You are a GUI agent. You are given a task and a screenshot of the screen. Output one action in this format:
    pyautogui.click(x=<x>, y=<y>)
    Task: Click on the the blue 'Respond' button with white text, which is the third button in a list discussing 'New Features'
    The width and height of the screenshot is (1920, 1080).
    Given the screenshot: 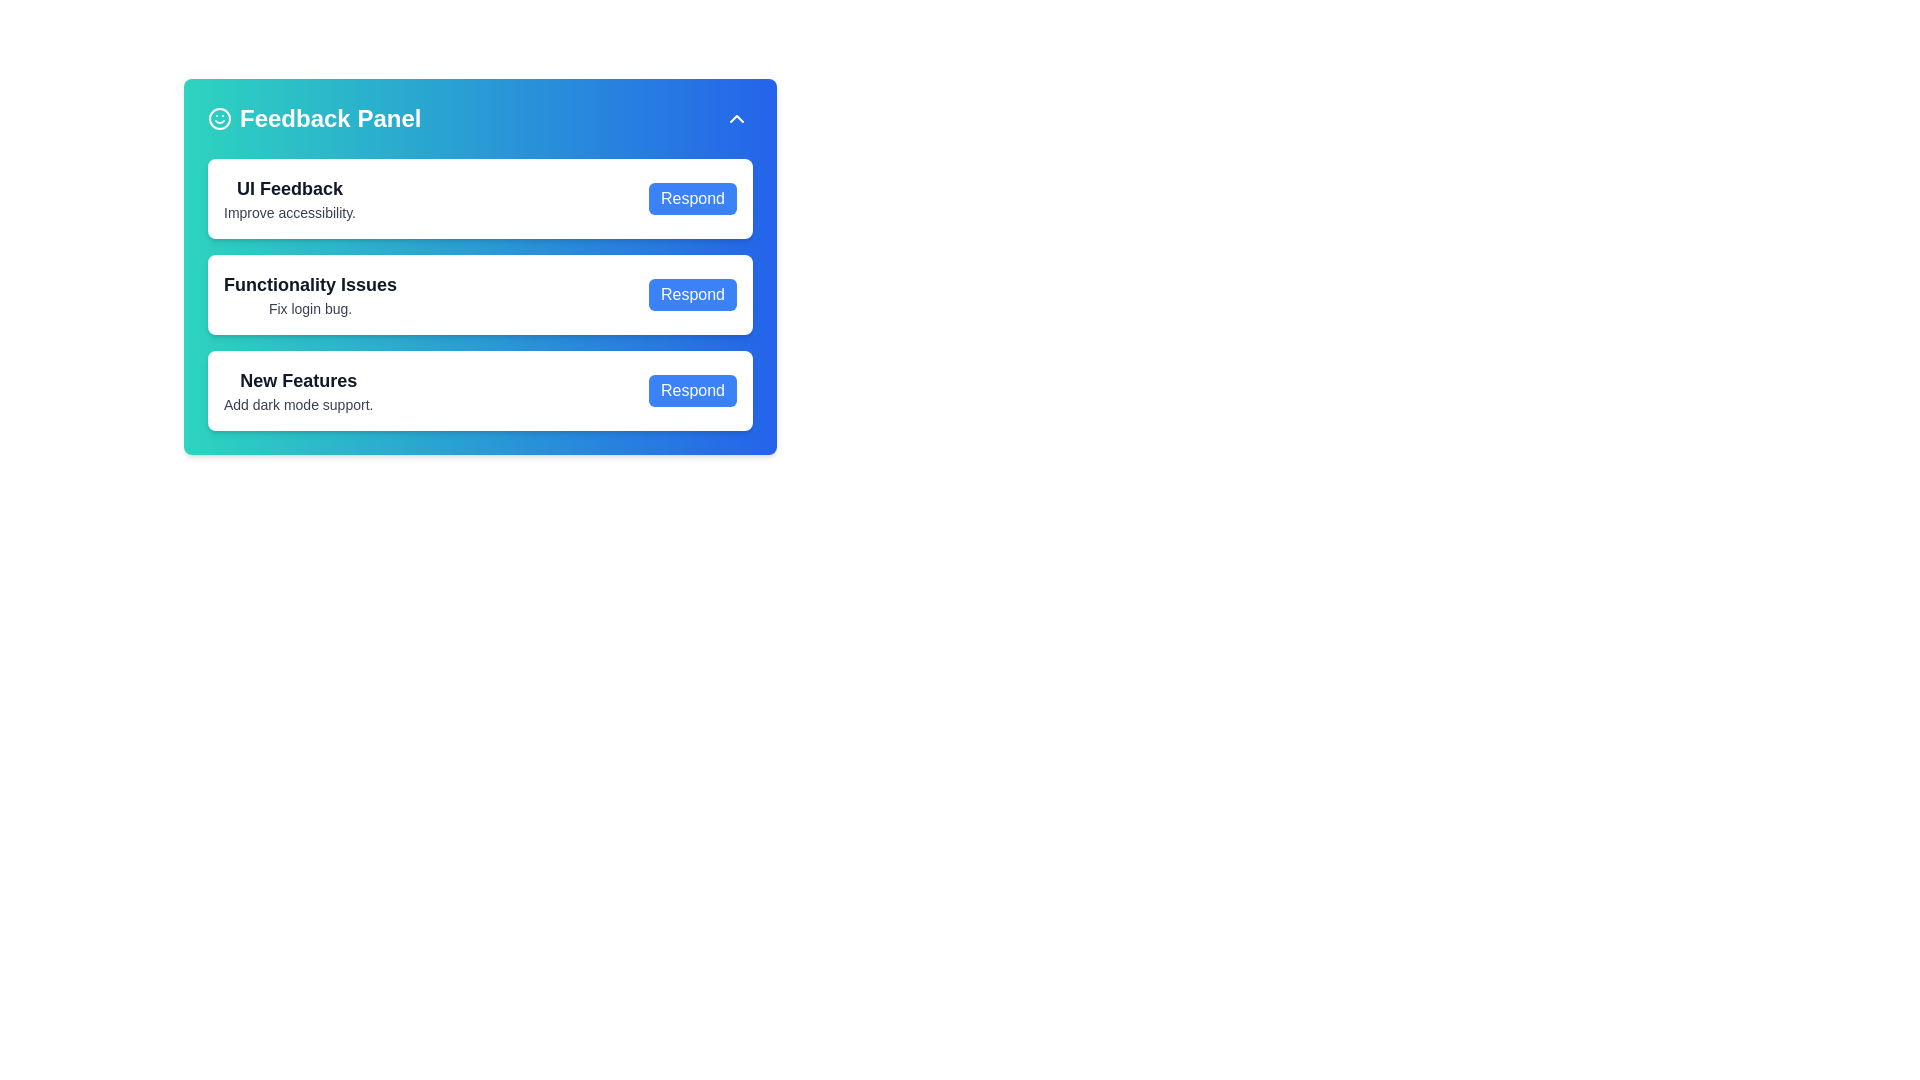 What is the action you would take?
    pyautogui.click(x=692, y=390)
    